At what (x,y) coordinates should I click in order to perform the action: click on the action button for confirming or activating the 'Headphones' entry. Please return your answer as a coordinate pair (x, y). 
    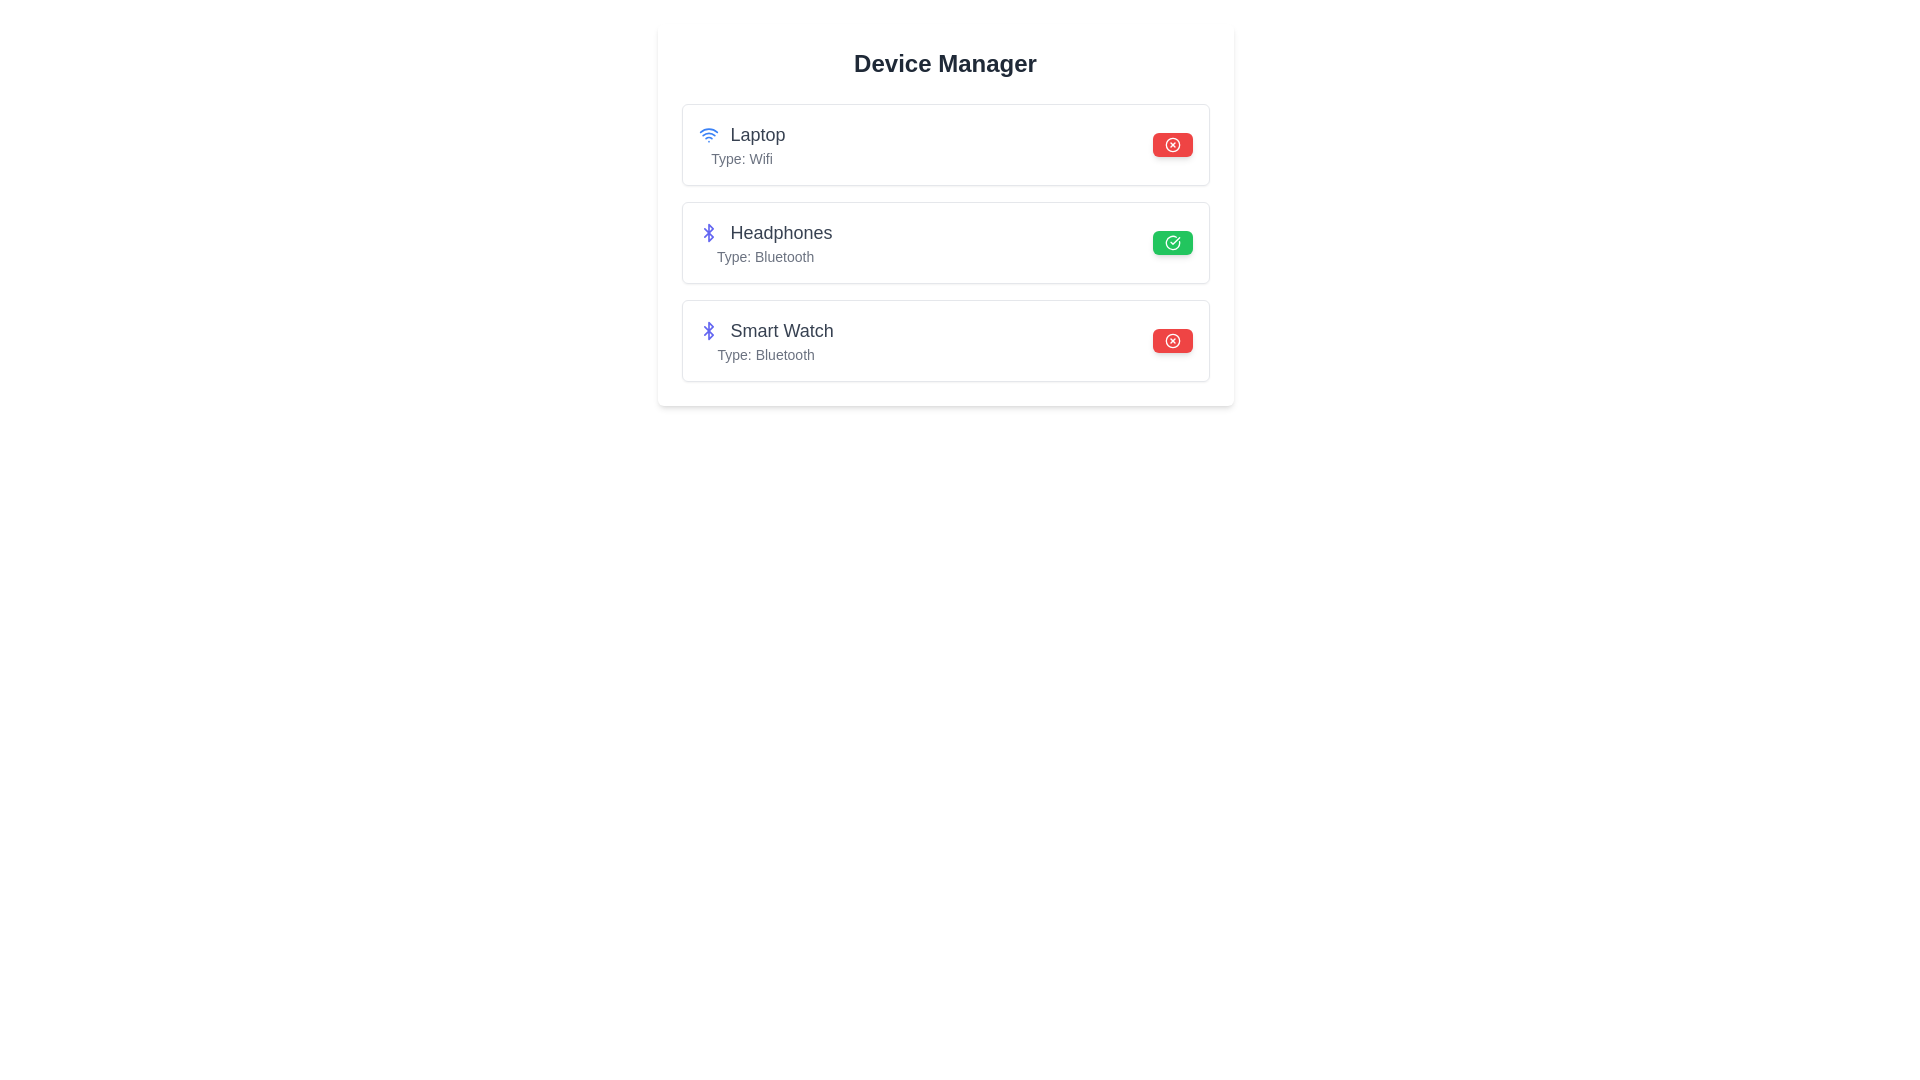
    Looking at the image, I should click on (1172, 242).